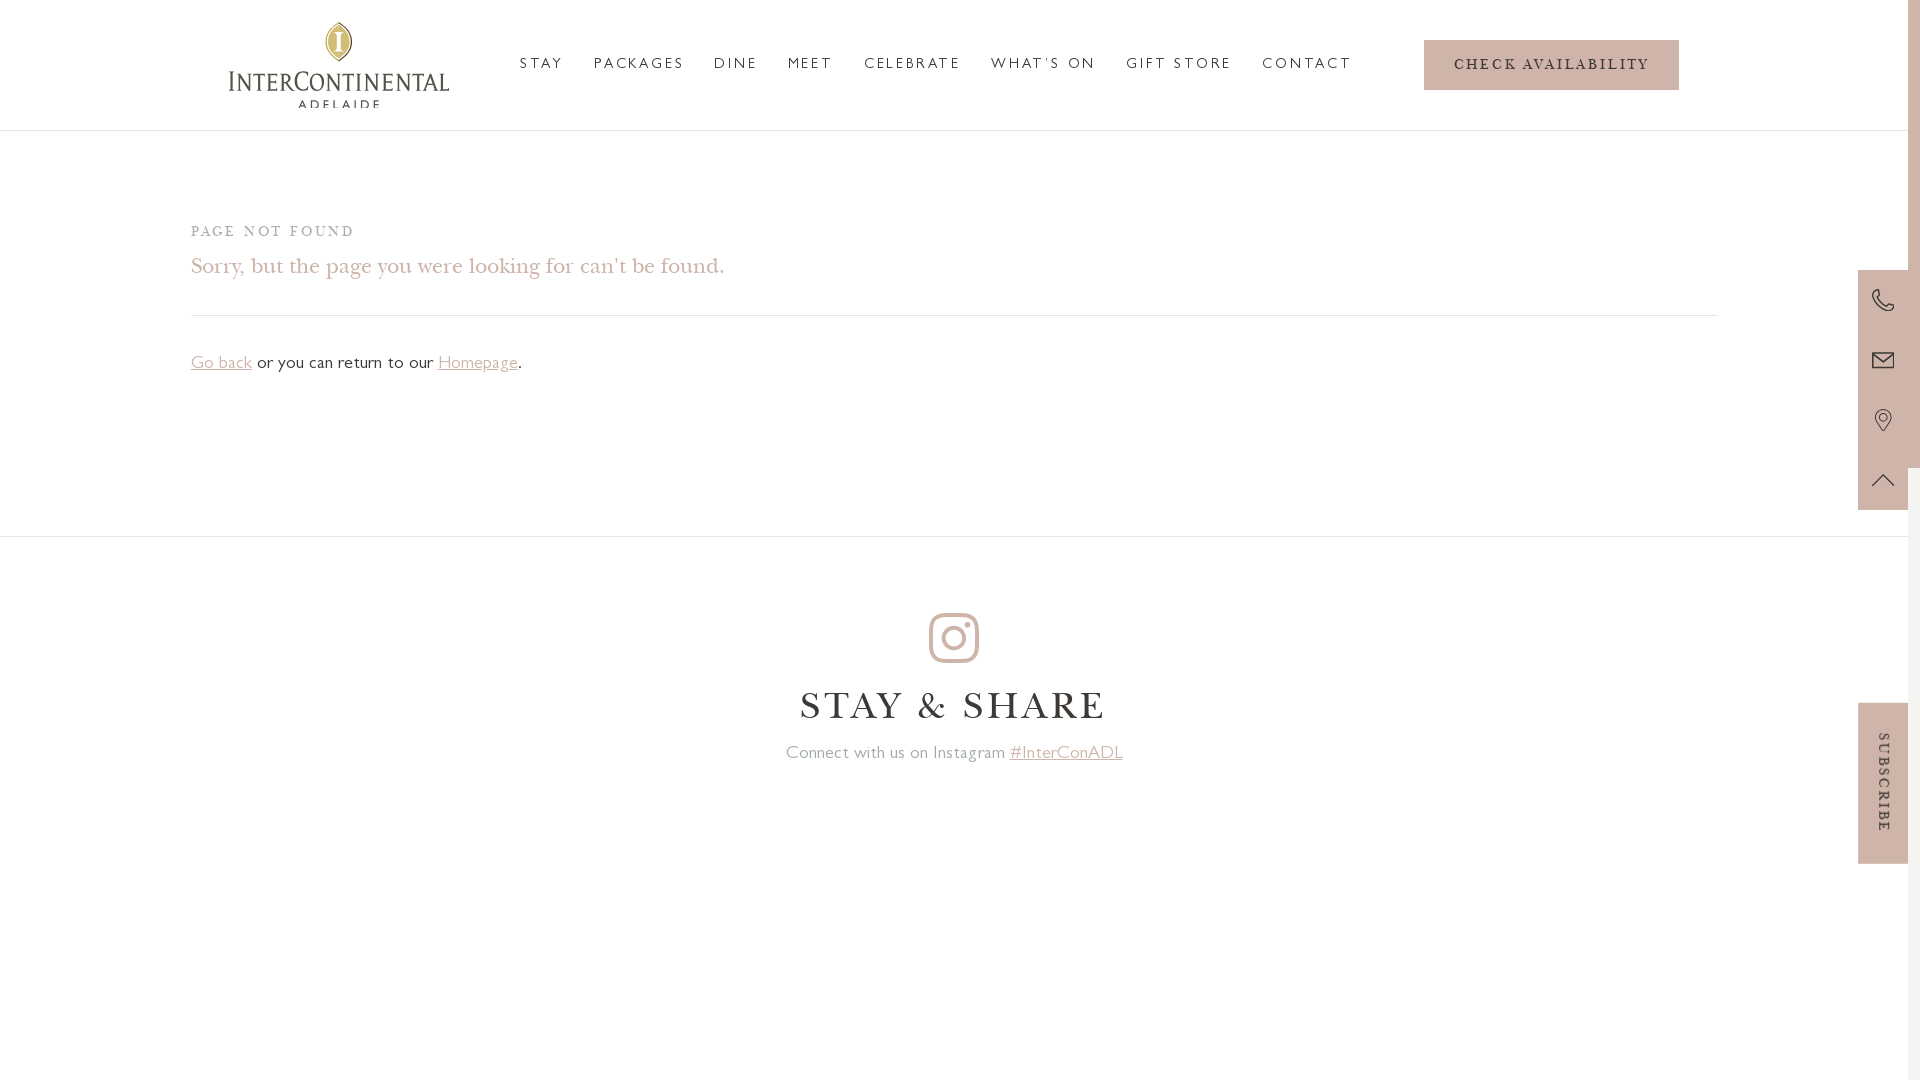  What do you see at coordinates (734, 64) in the screenshot?
I see `'DINE'` at bounding box center [734, 64].